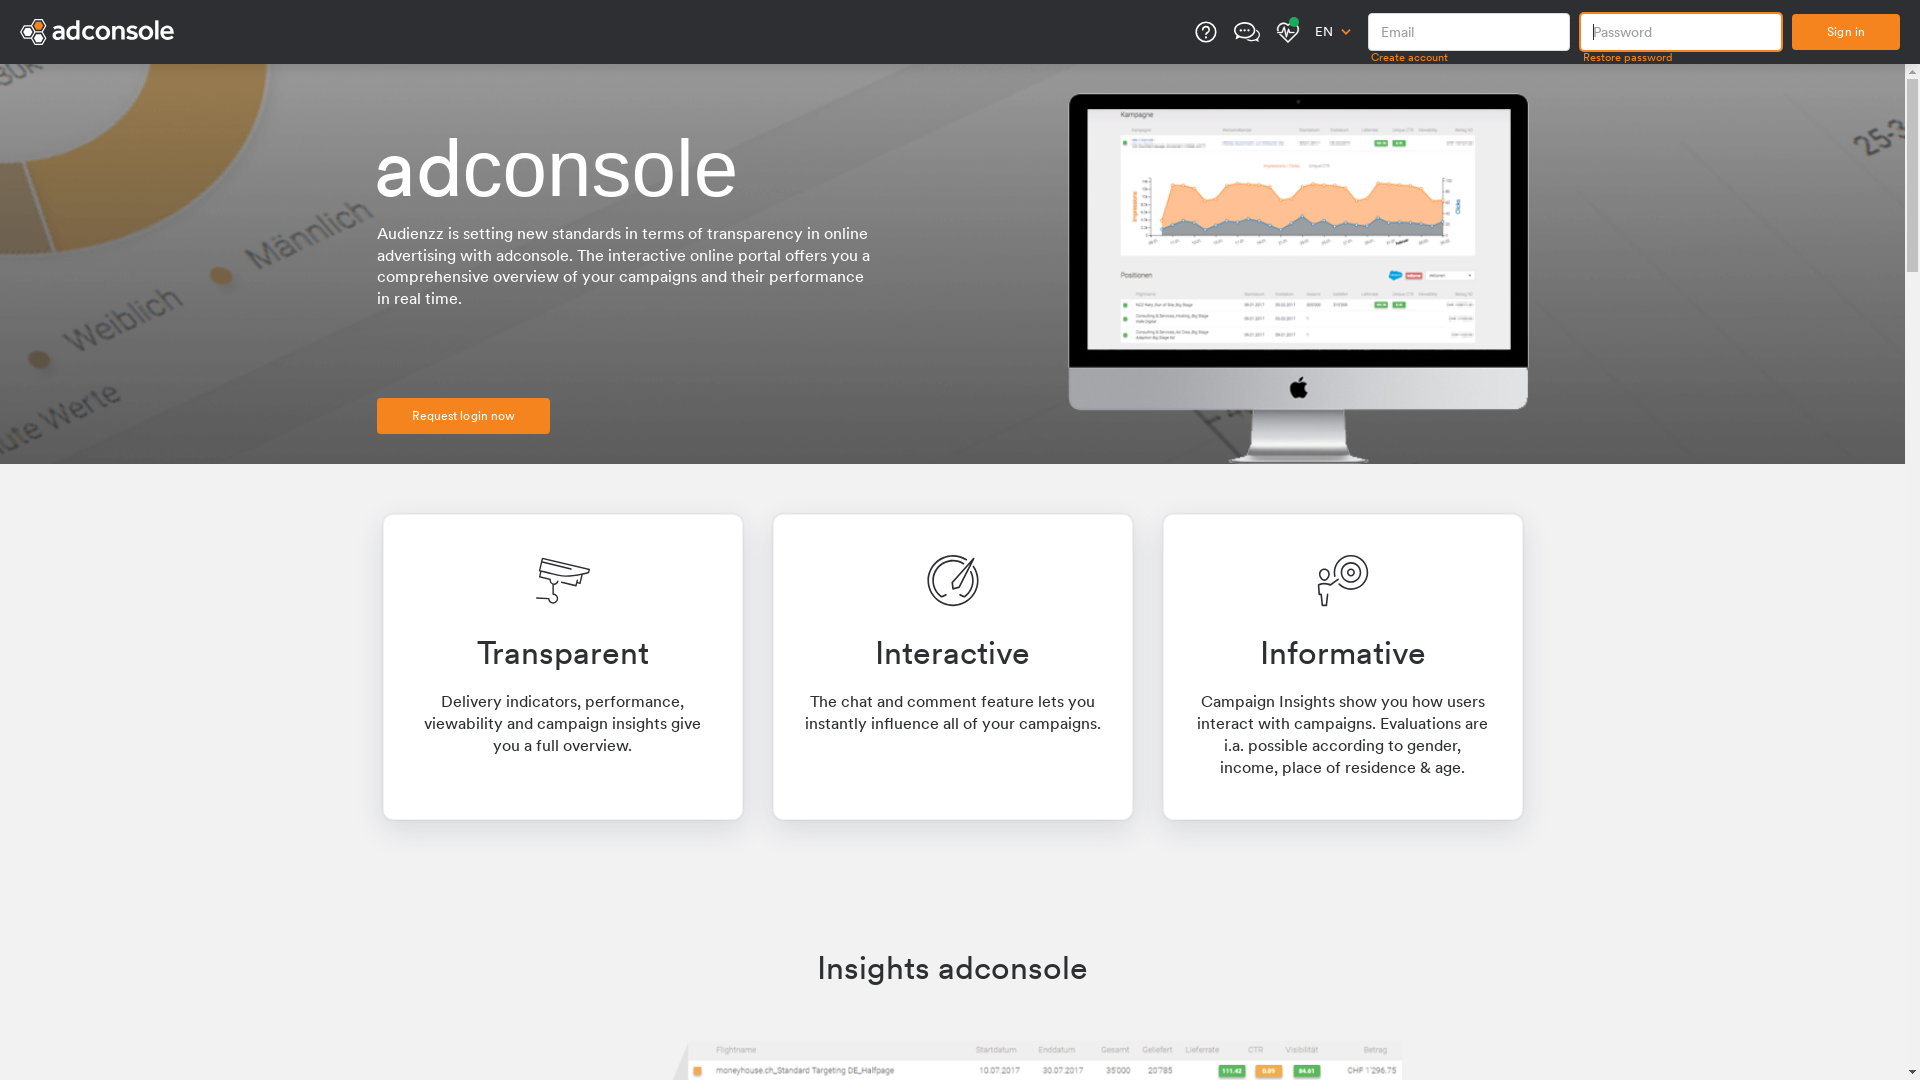 Image resolution: width=1920 pixels, height=1080 pixels. I want to click on 'Sign in', so click(1845, 31).